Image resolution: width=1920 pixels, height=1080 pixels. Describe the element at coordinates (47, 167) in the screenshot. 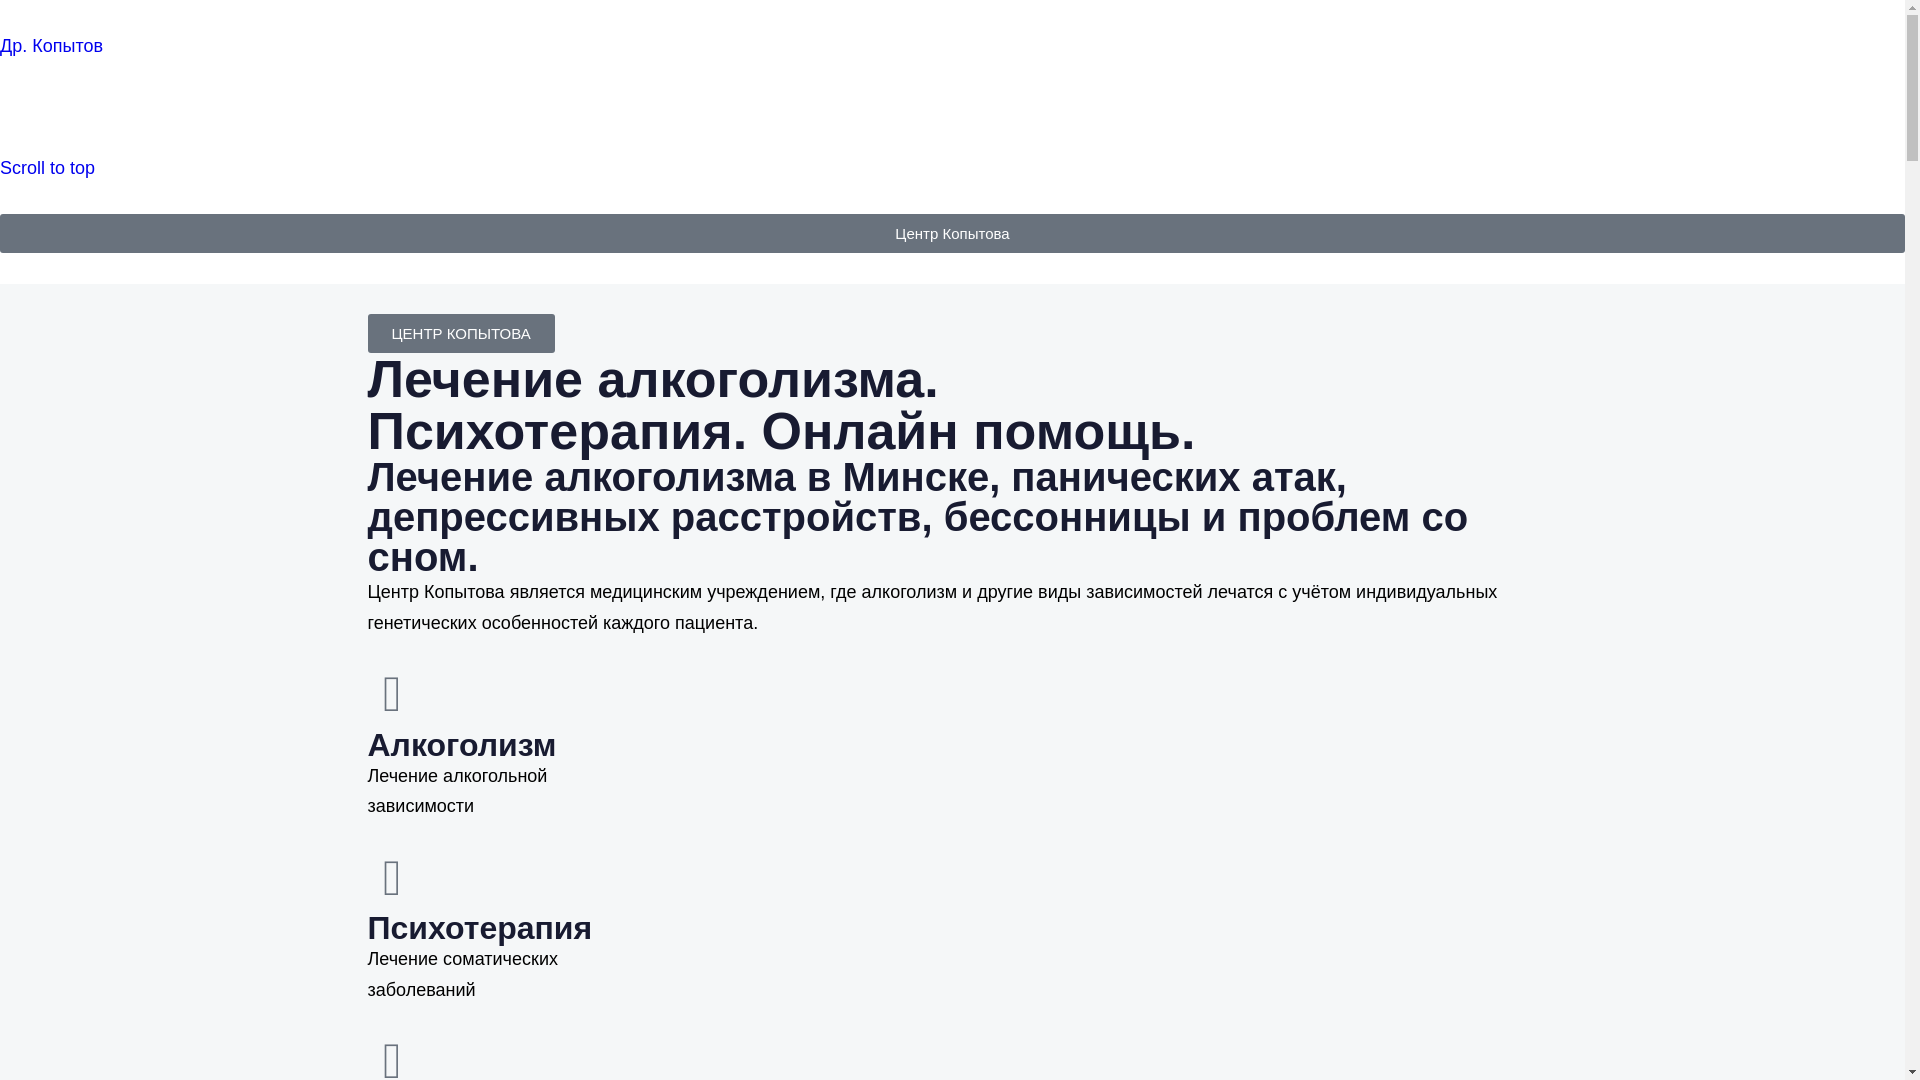

I see `'Scroll to top'` at that location.